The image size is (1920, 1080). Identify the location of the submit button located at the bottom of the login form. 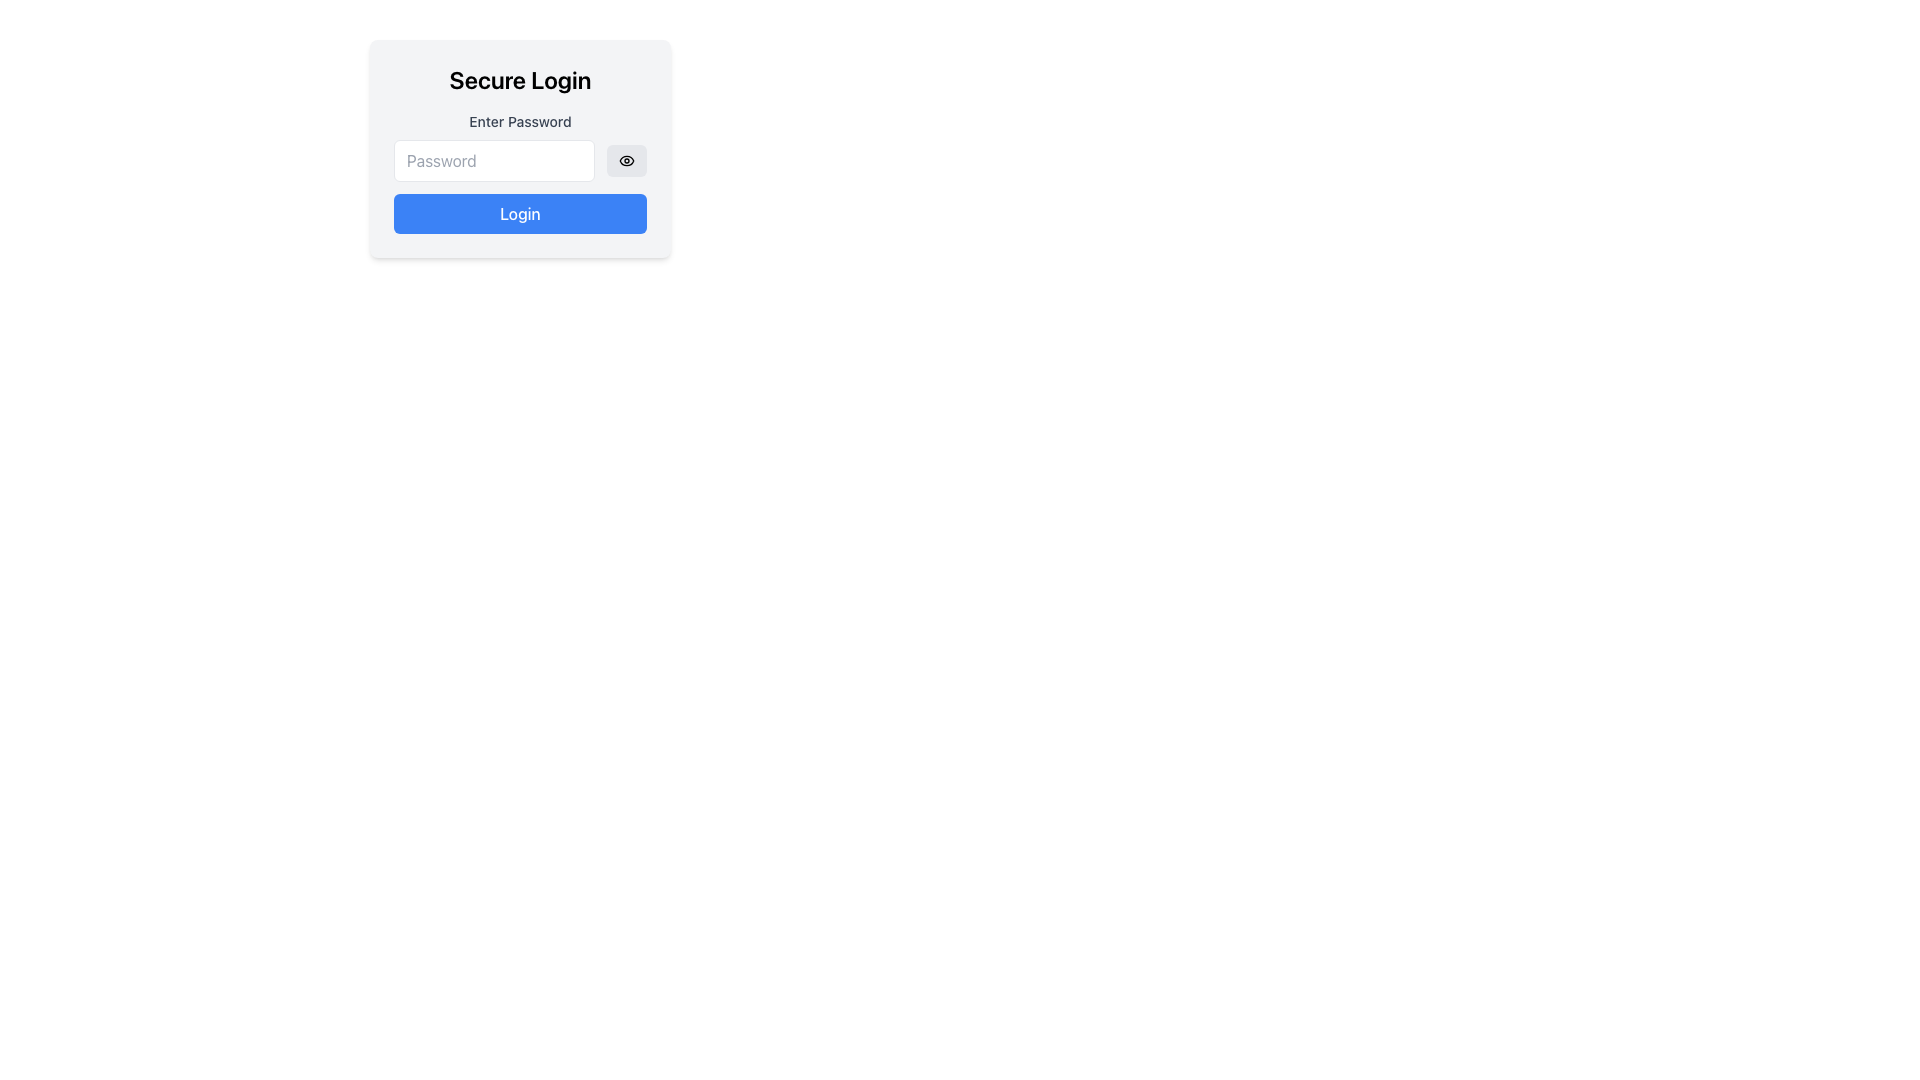
(520, 213).